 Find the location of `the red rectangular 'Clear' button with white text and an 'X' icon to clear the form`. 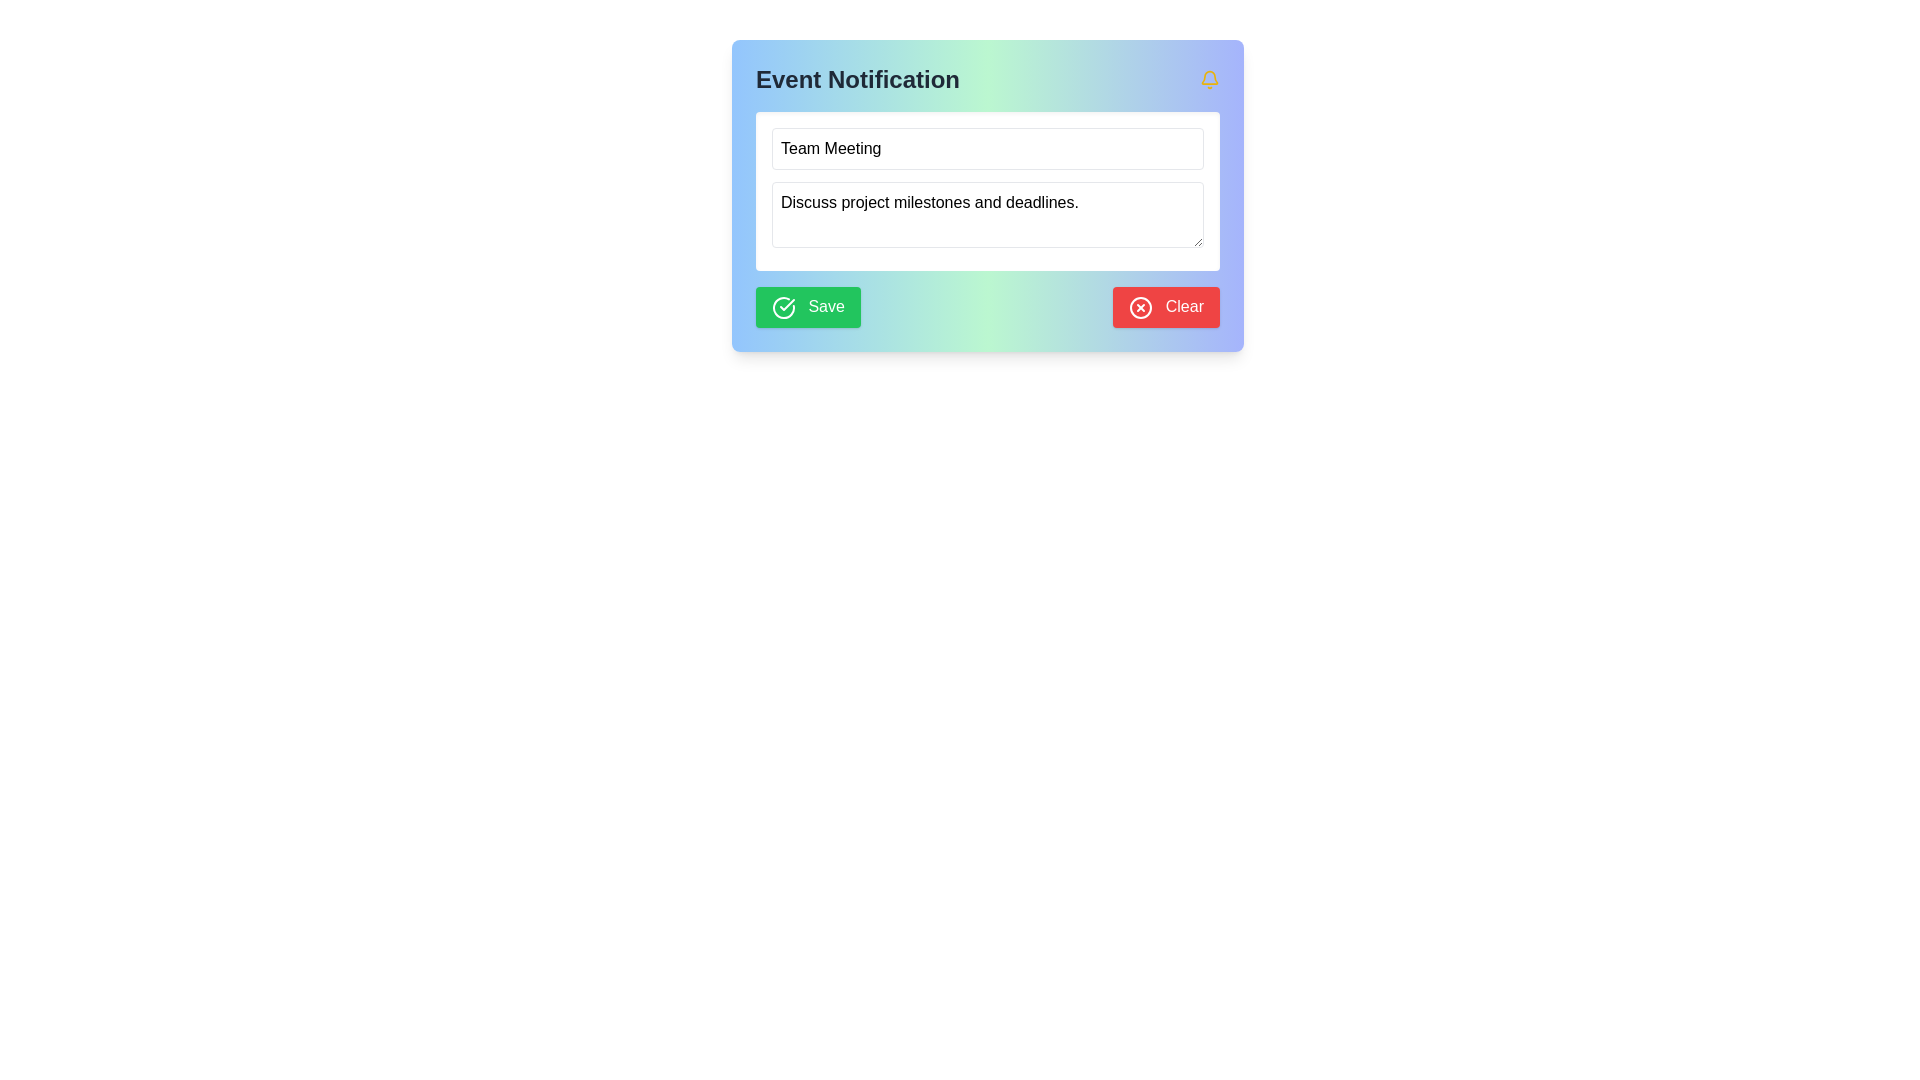

the red rectangular 'Clear' button with white text and an 'X' icon to clear the form is located at coordinates (1166, 307).